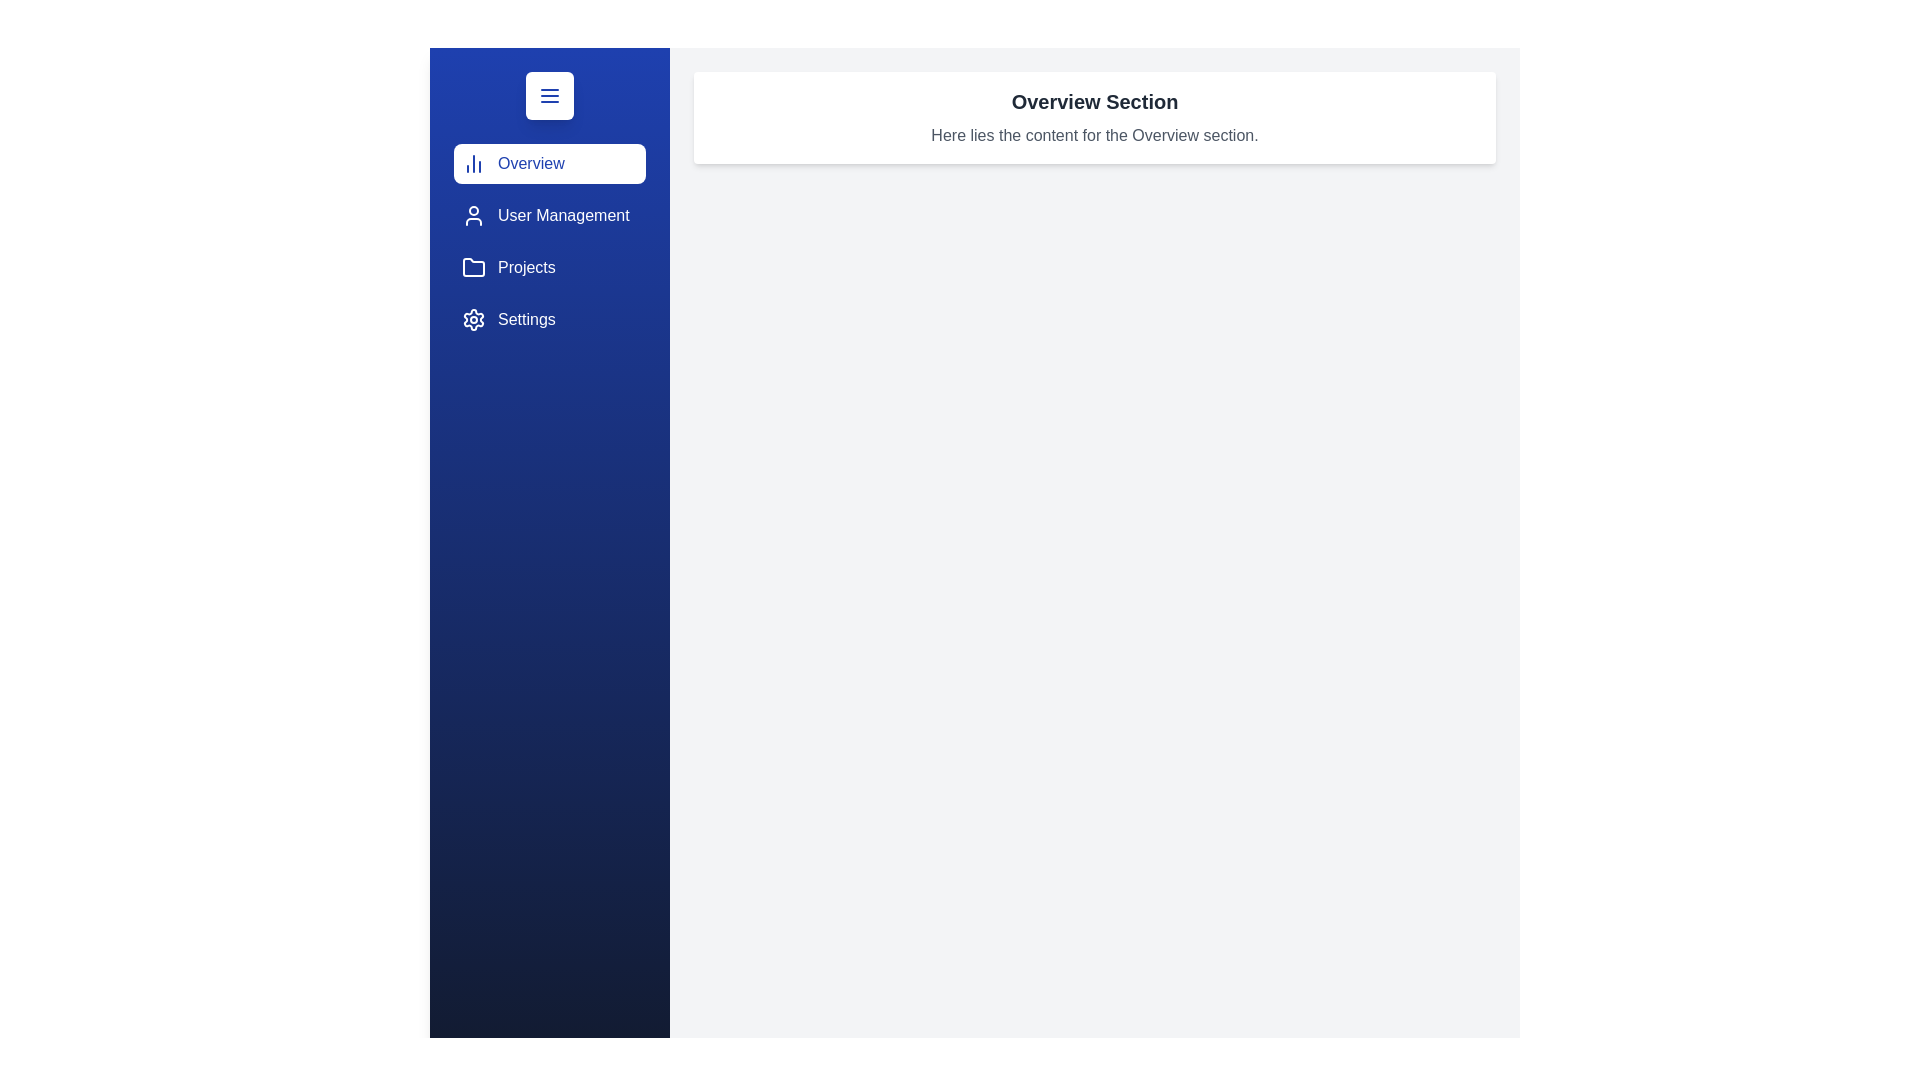 This screenshot has height=1080, width=1920. I want to click on the sidebar section Projects by clicking on its corresponding area, so click(550, 266).